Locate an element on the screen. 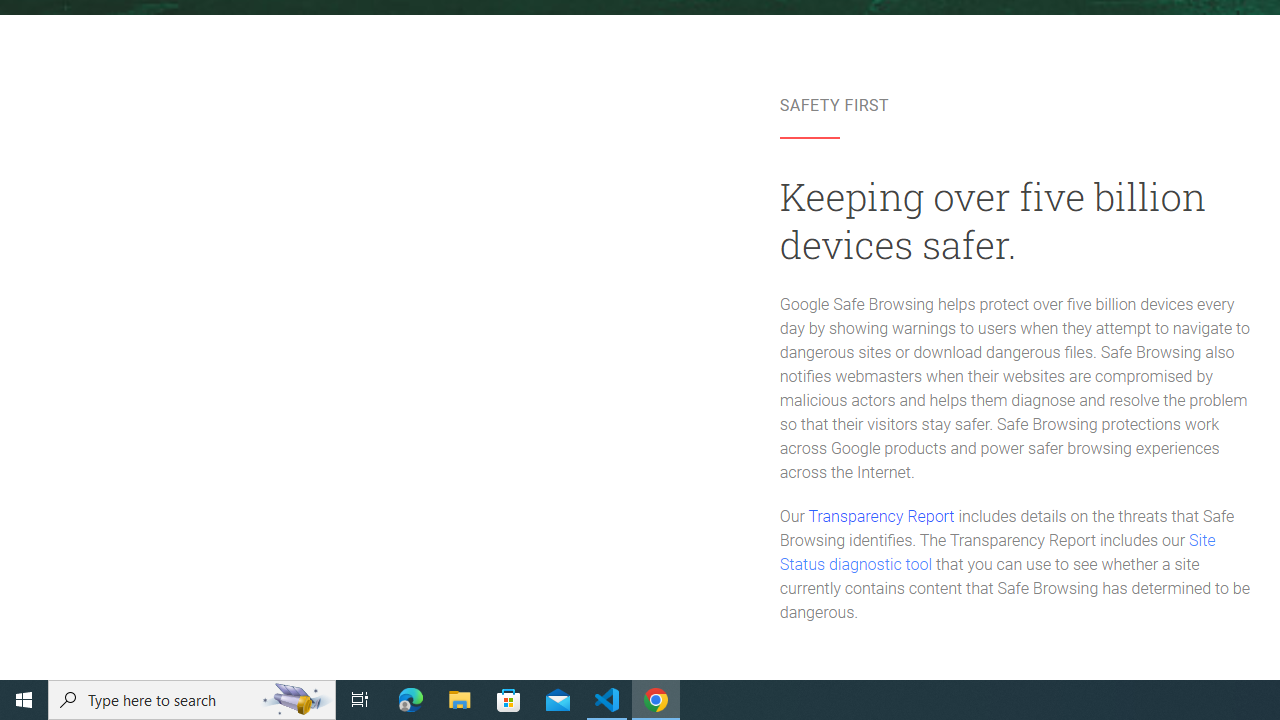 The width and height of the screenshot is (1280, 720). 'Site Status diagnostic tool' is located at coordinates (997, 553).